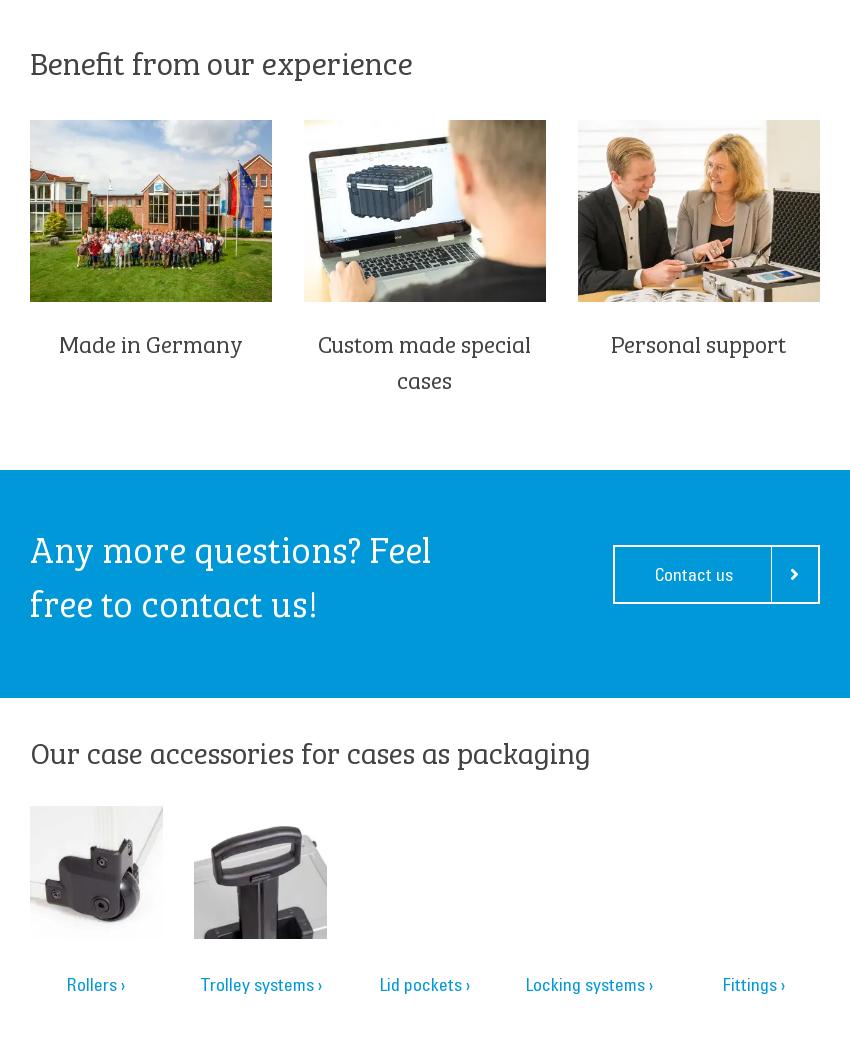 The width and height of the screenshot is (850, 1063). I want to click on 'Custom made special cases', so click(424, 360).